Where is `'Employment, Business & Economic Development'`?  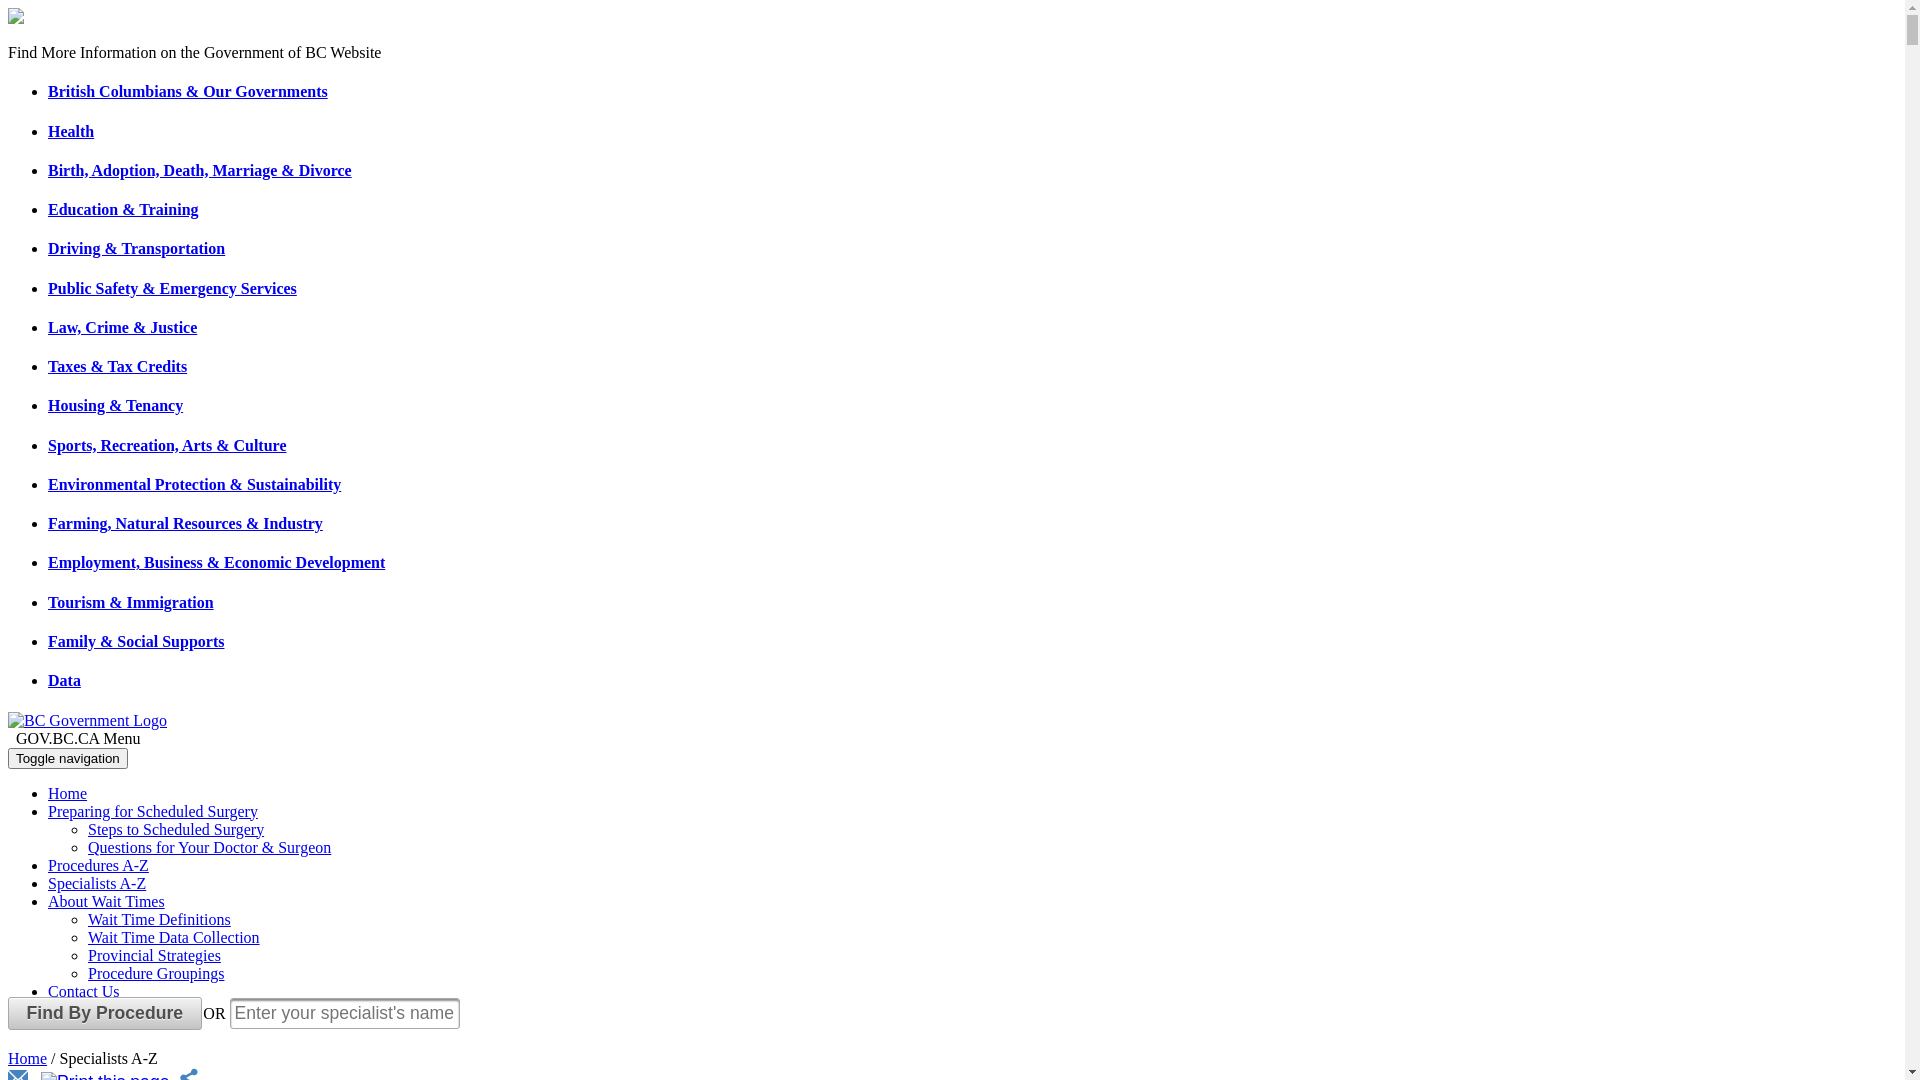 'Employment, Business & Economic Development' is located at coordinates (216, 562).